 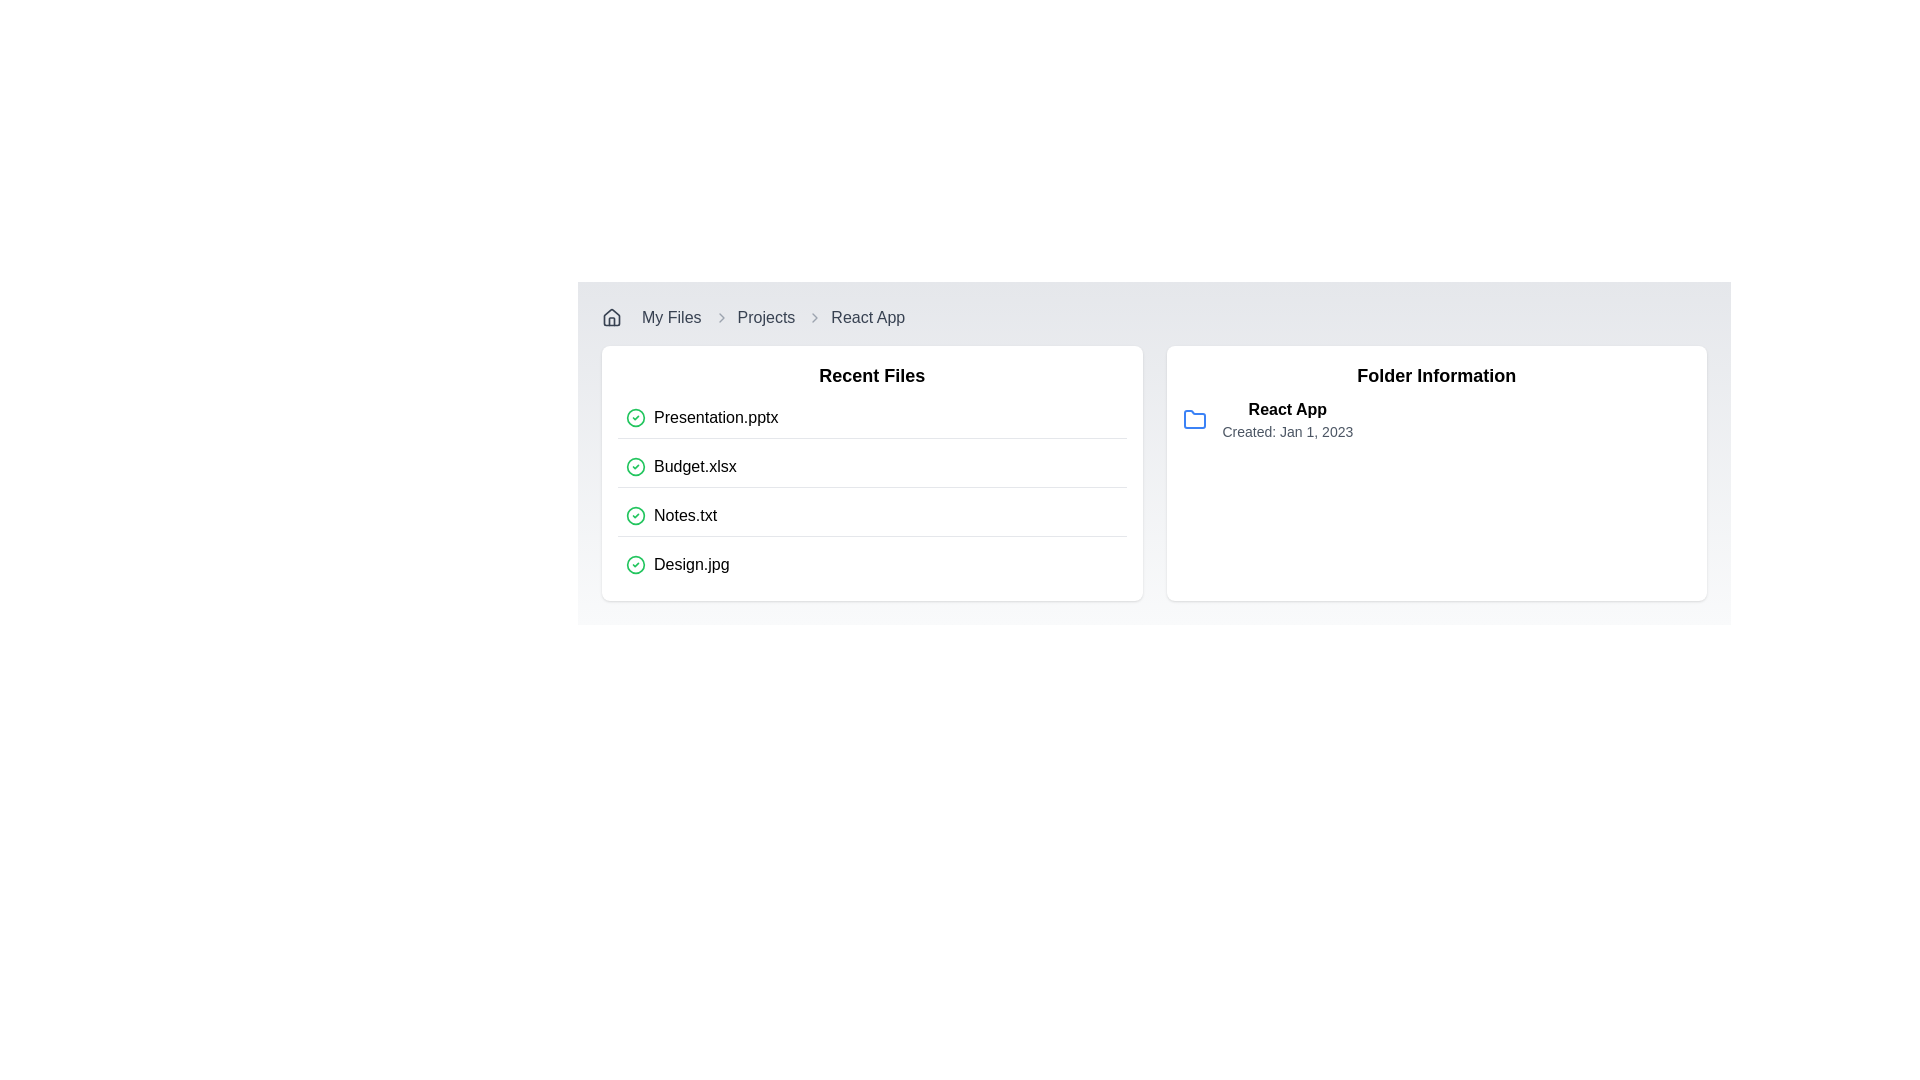 What do you see at coordinates (855, 316) in the screenshot?
I see `the 'React App' breadcrumb link` at bounding box center [855, 316].